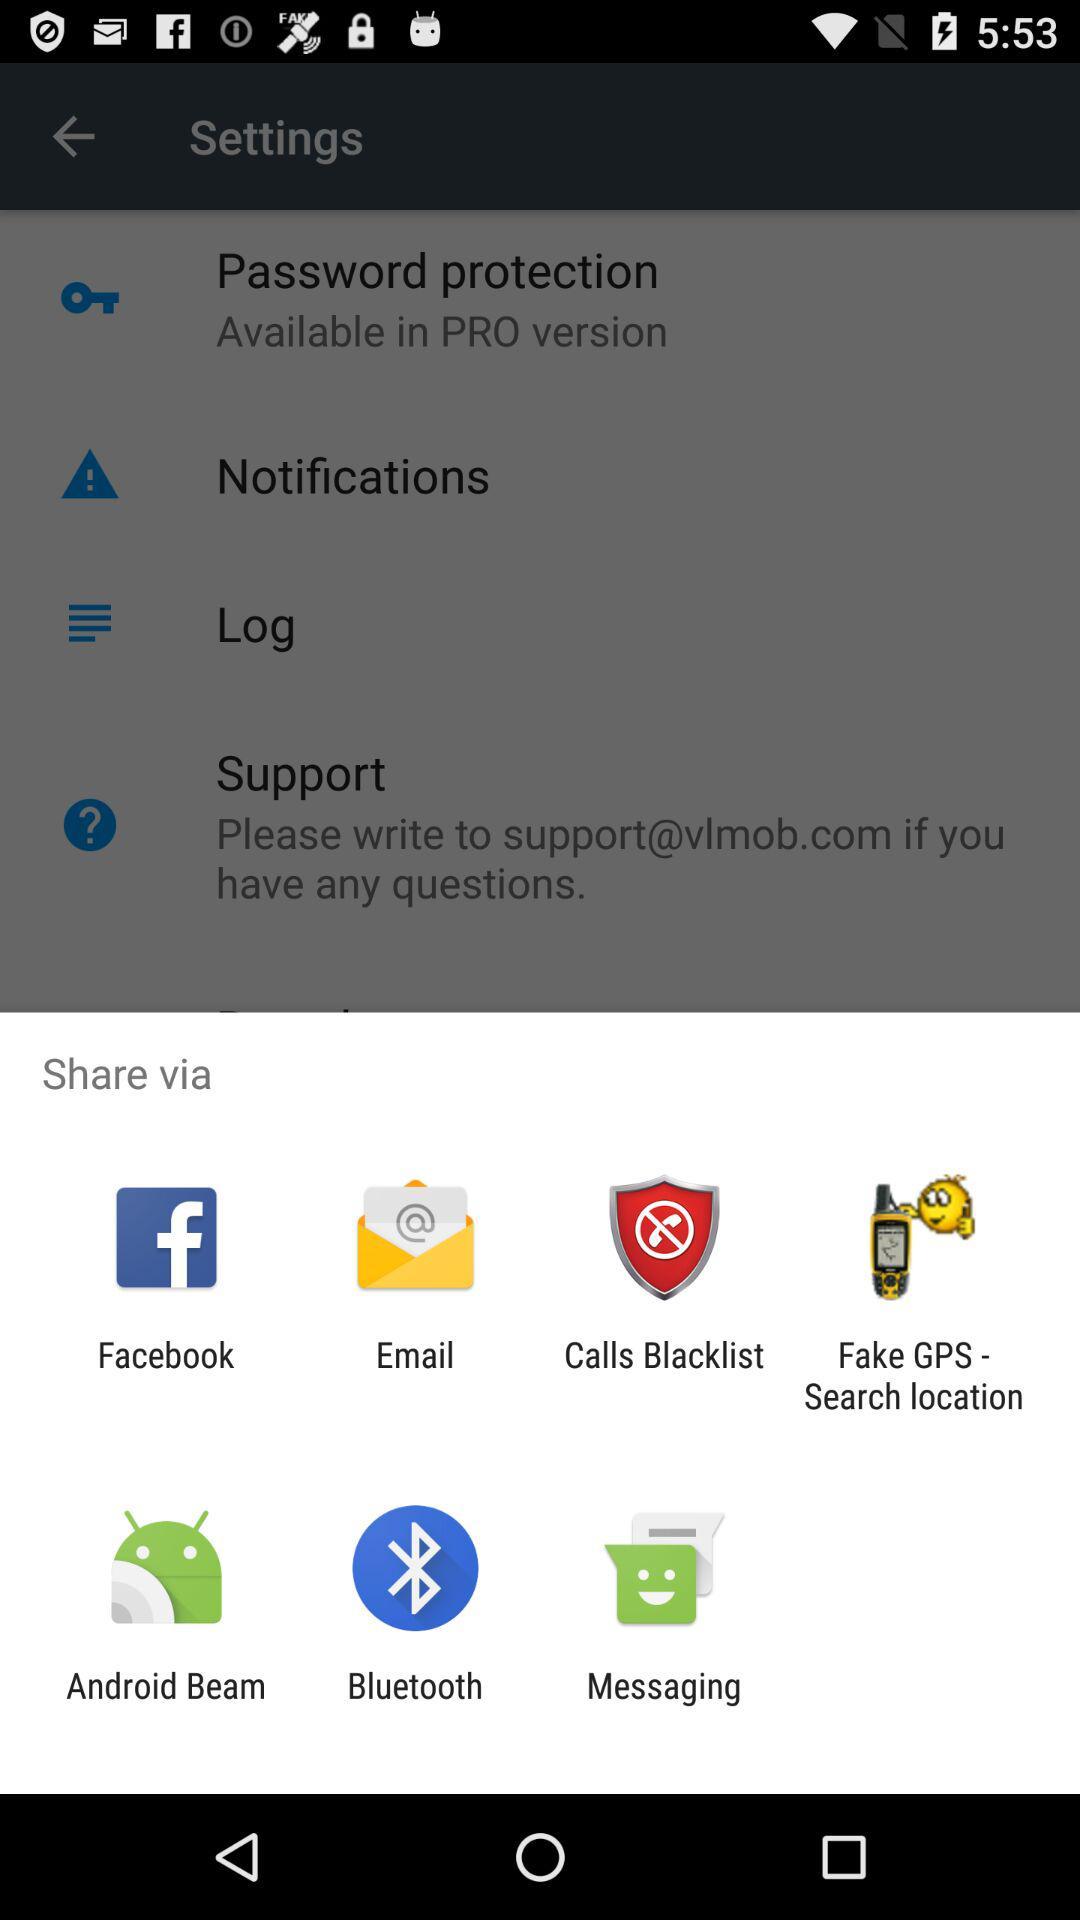 This screenshot has width=1080, height=1920. I want to click on app next to the calls blacklist item, so click(913, 1374).